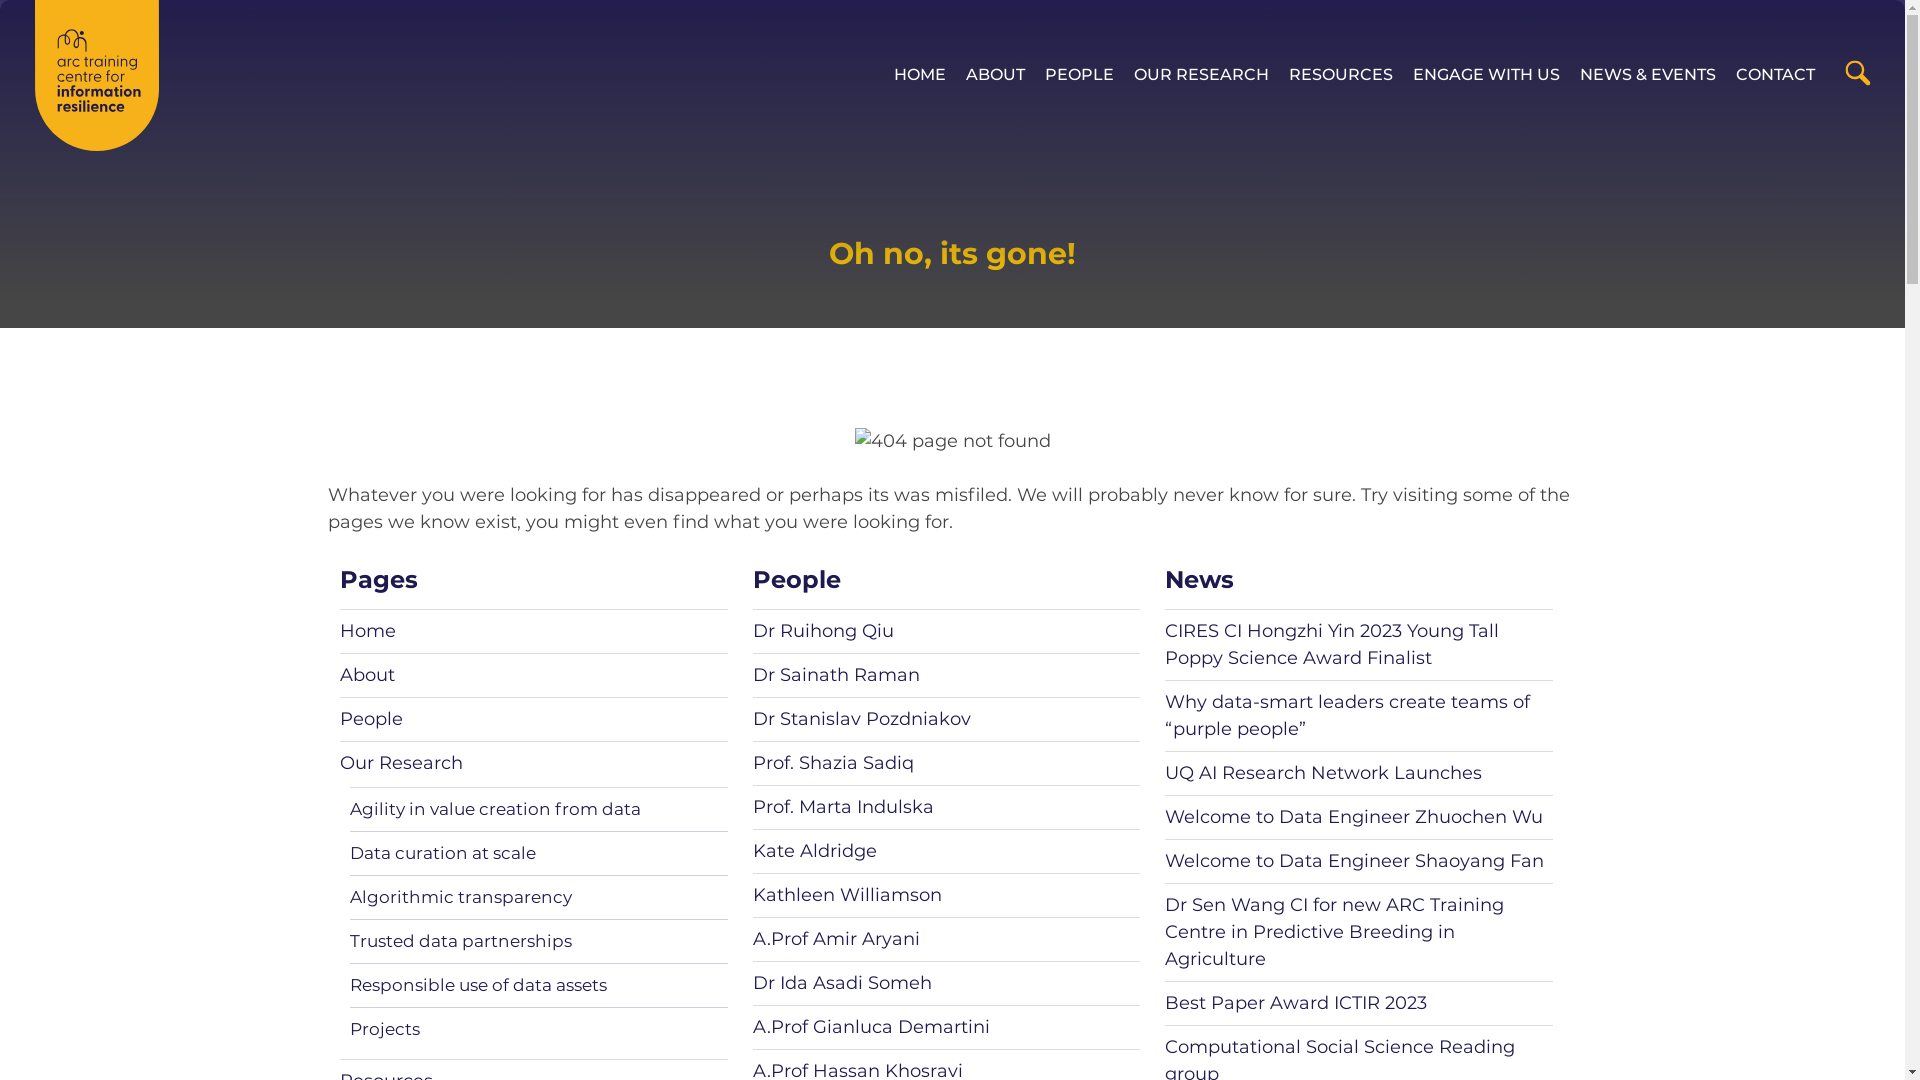 This screenshot has width=1920, height=1080. What do you see at coordinates (495, 808) in the screenshot?
I see `'Agility in value creation from data'` at bounding box center [495, 808].